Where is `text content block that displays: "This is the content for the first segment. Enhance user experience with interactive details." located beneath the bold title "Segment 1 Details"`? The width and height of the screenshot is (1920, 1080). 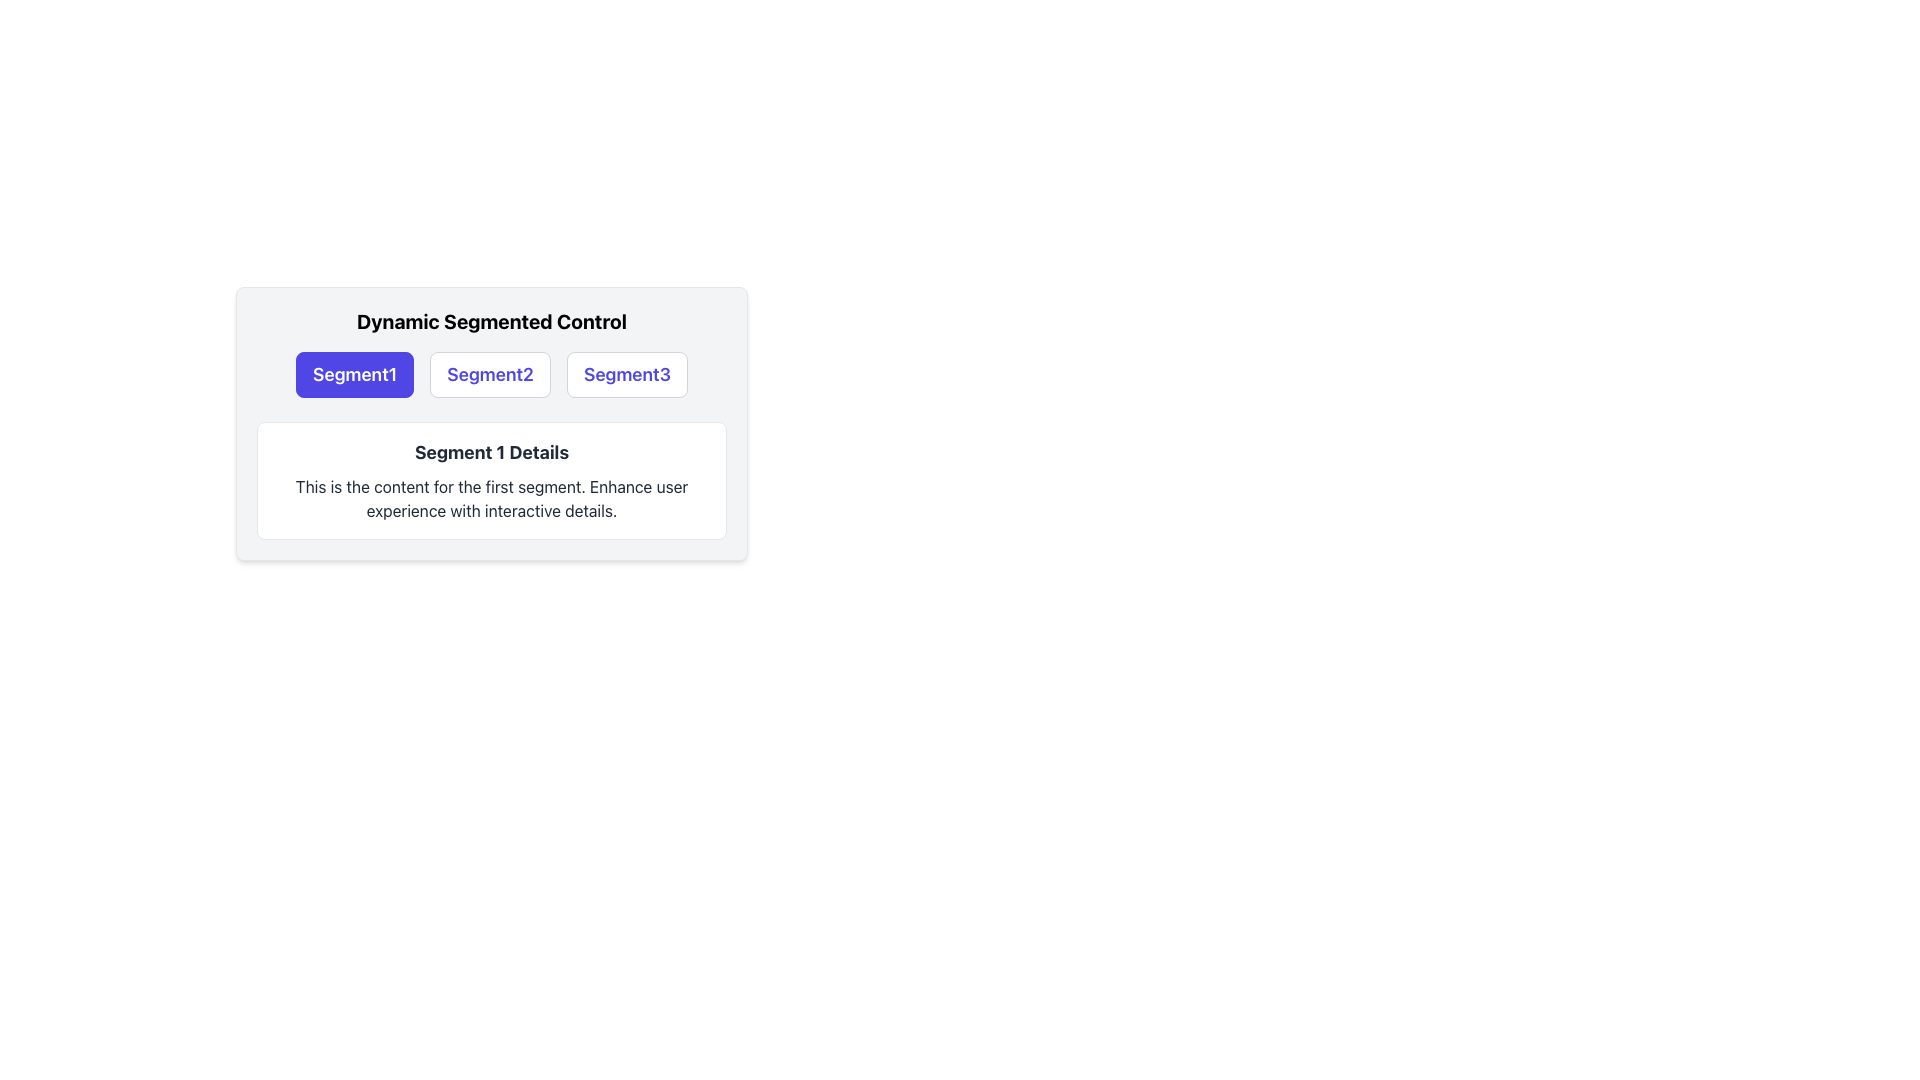
text content block that displays: "This is the content for the first segment. Enhance user experience with interactive details." located beneath the bold title "Segment 1 Details" is located at coordinates (491, 497).